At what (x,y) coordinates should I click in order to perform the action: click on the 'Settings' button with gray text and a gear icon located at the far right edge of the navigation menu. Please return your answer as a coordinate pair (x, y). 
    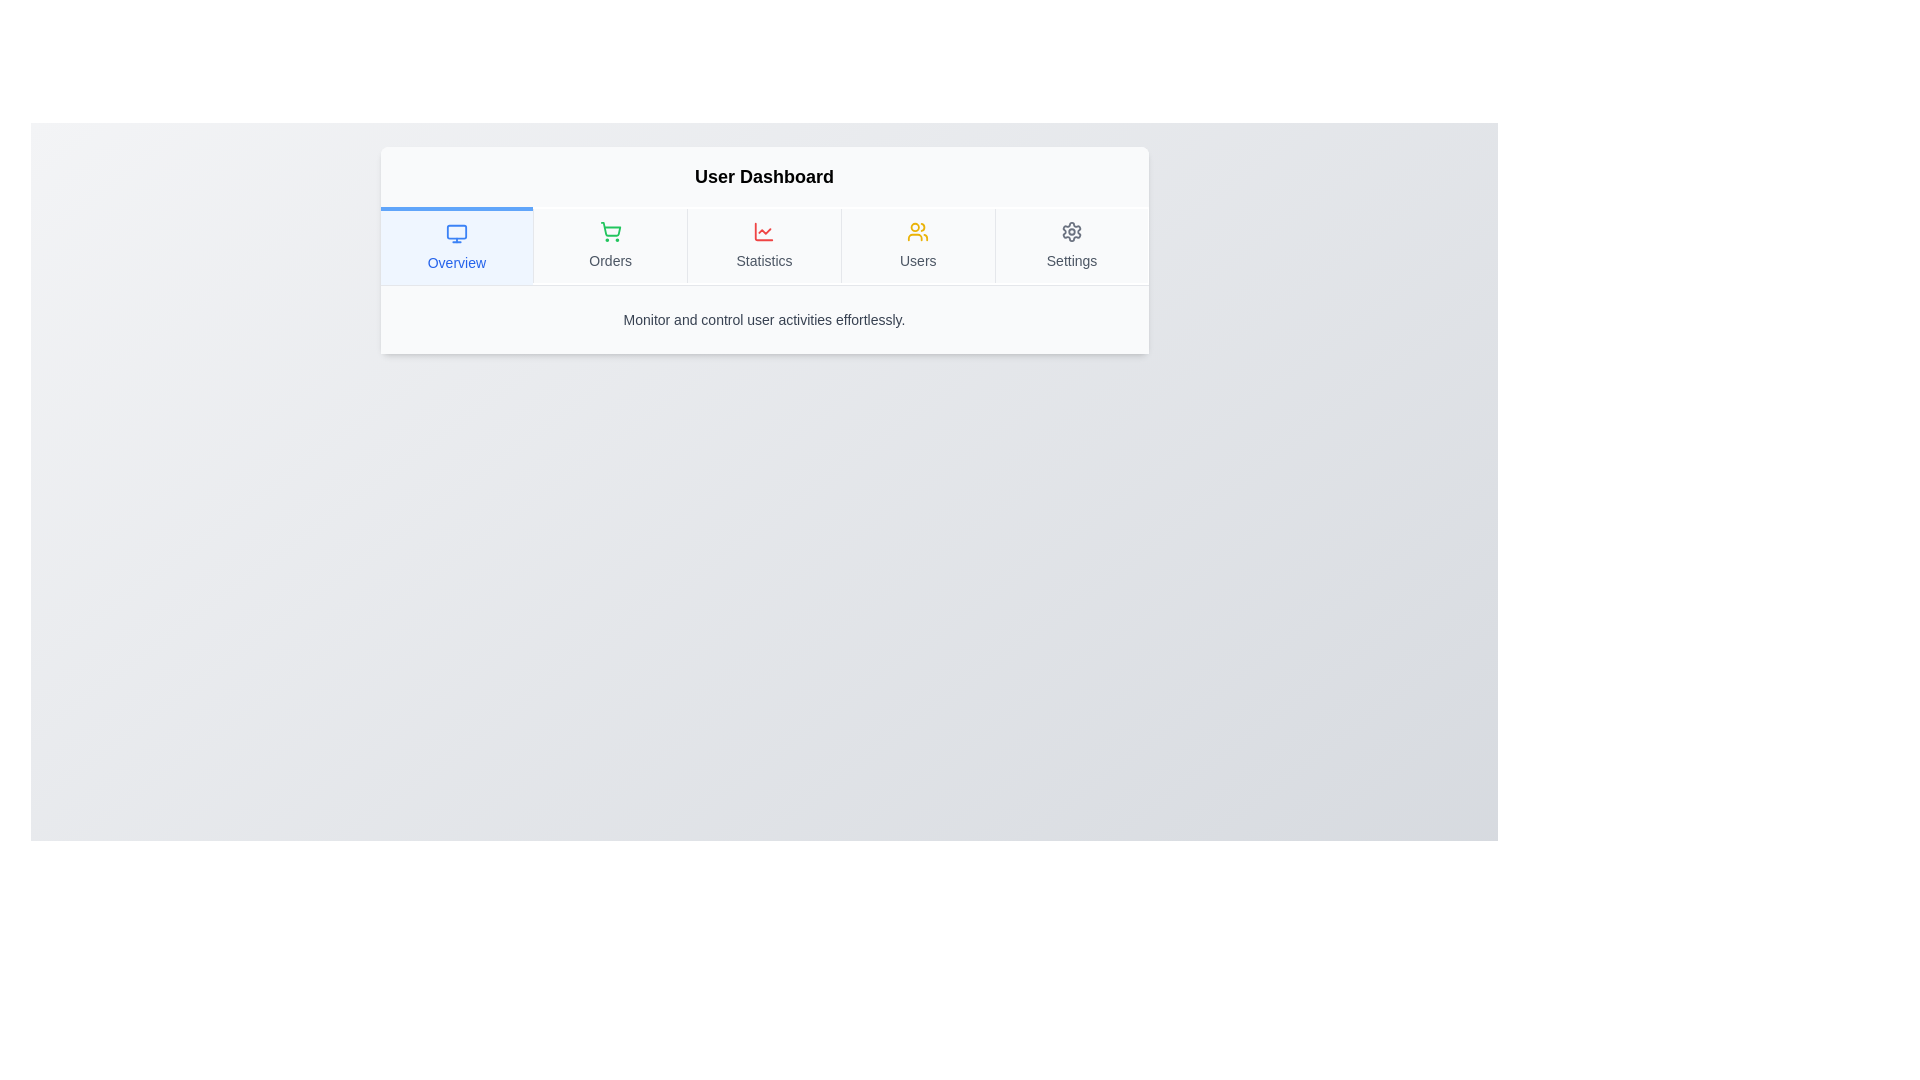
    Looking at the image, I should click on (1070, 245).